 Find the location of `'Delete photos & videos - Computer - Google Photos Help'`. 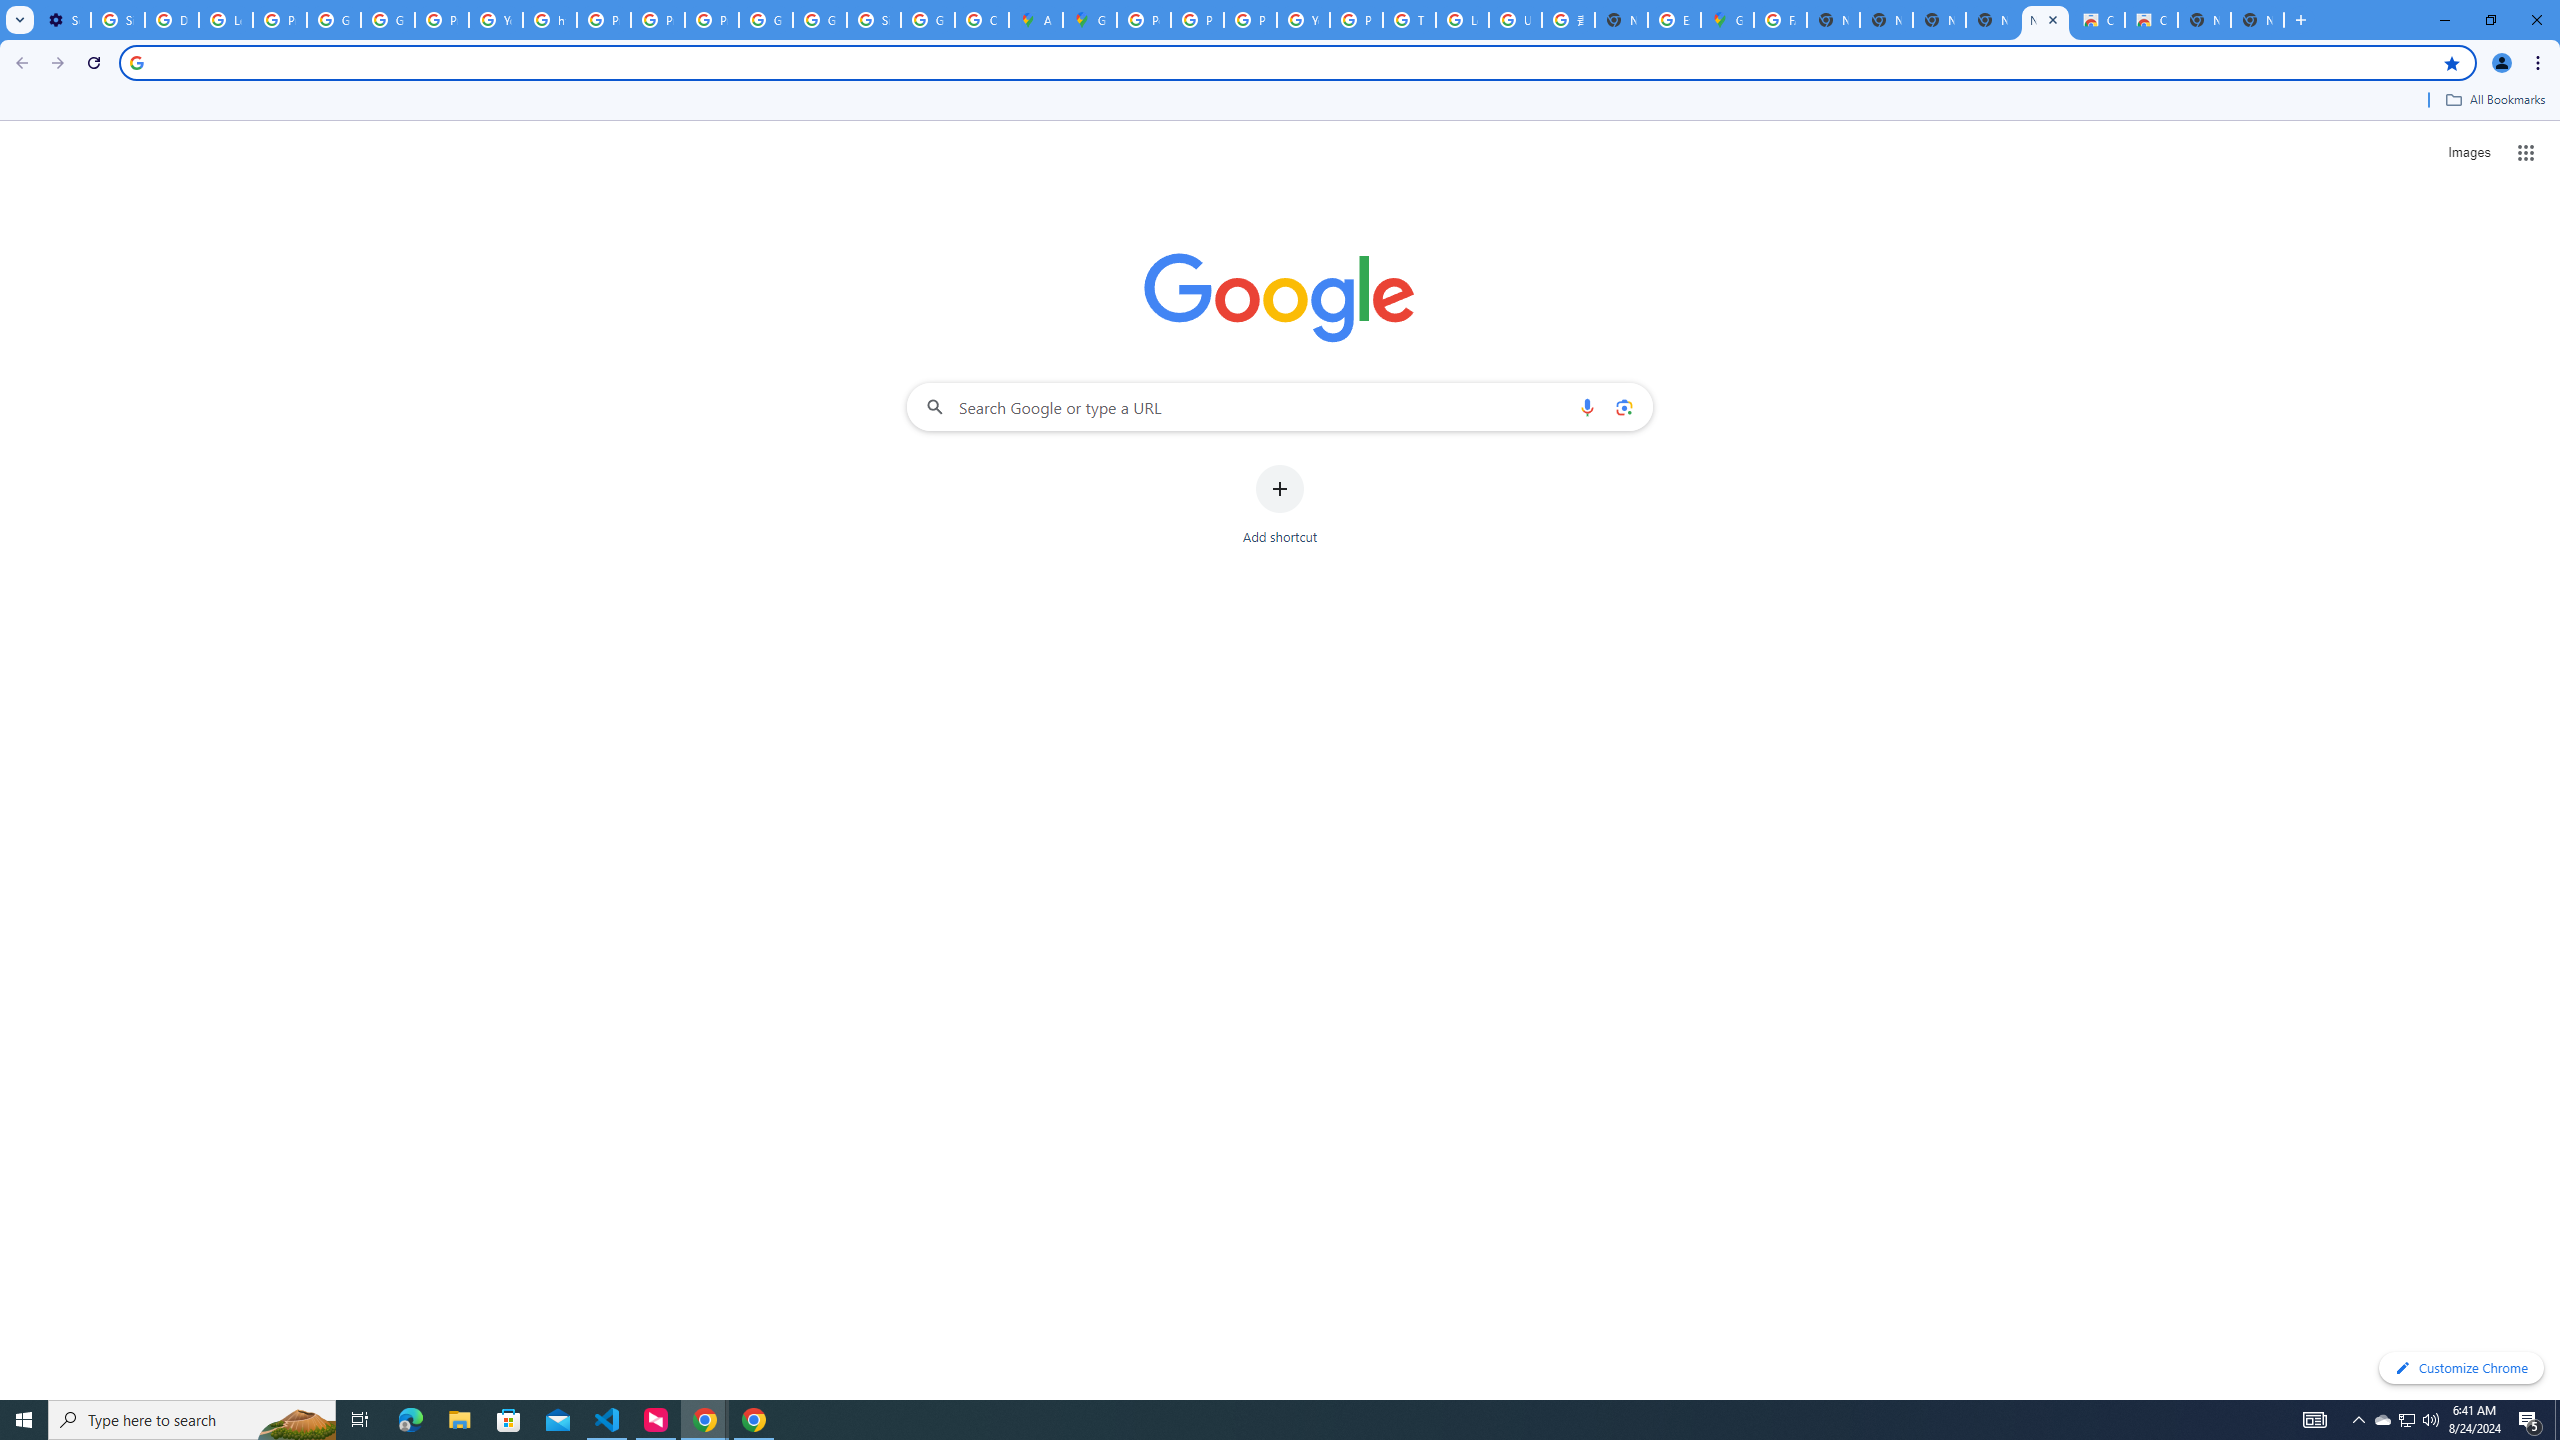

'Delete photos & videos - Computer - Google Photos Help' is located at coordinates (171, 19).